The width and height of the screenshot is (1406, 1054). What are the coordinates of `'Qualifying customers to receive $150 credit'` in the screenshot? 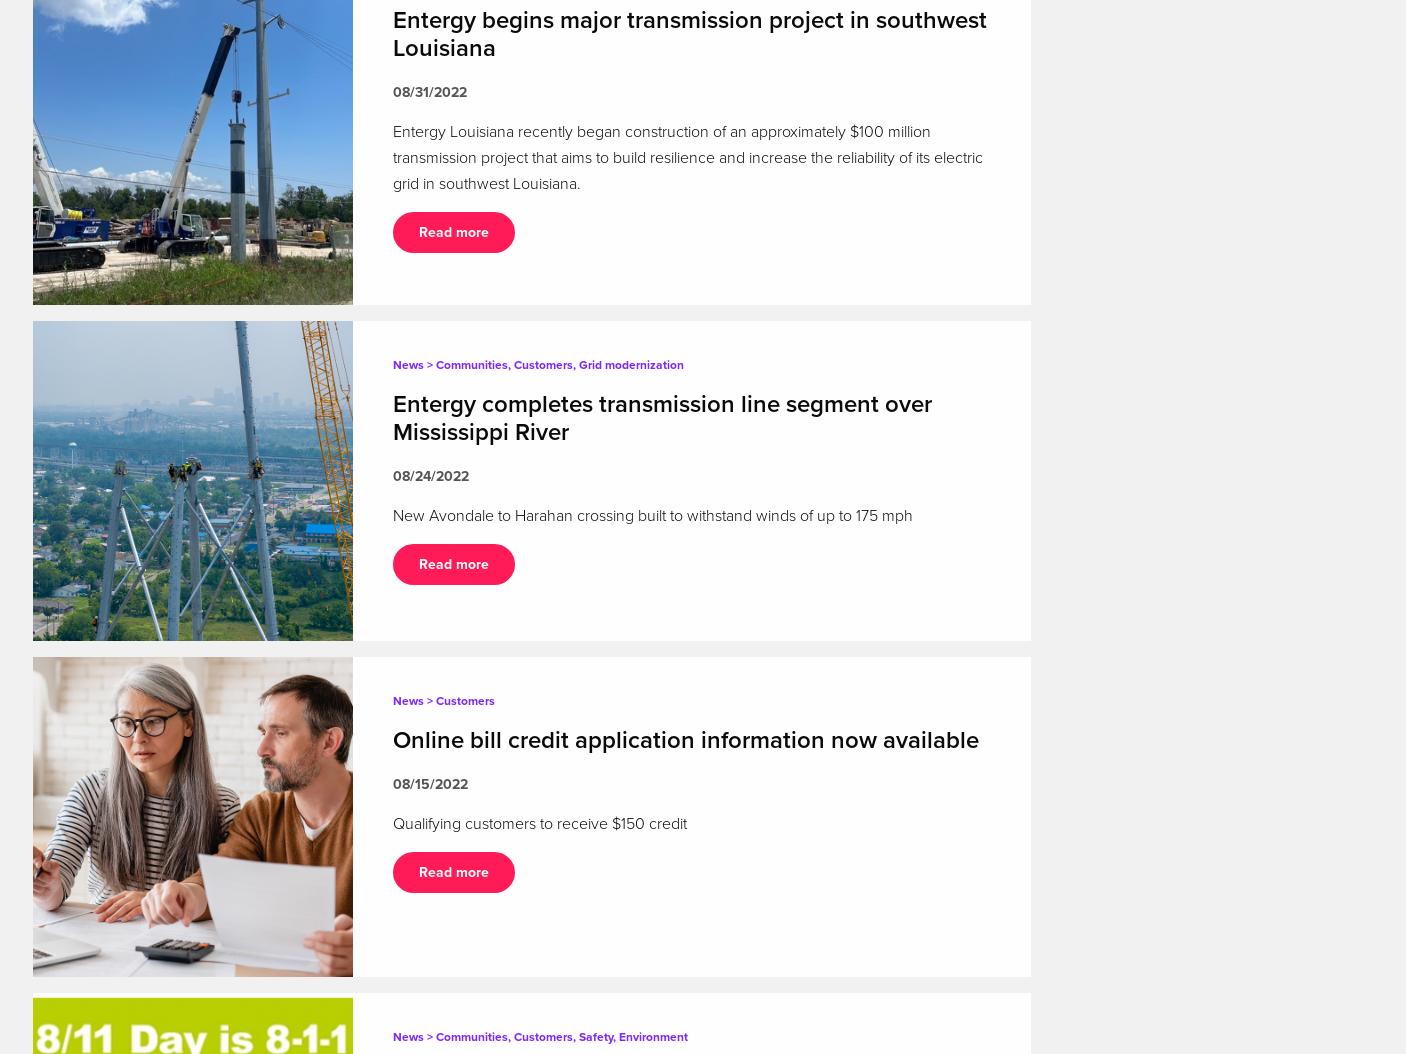 It's located at (539, 821).